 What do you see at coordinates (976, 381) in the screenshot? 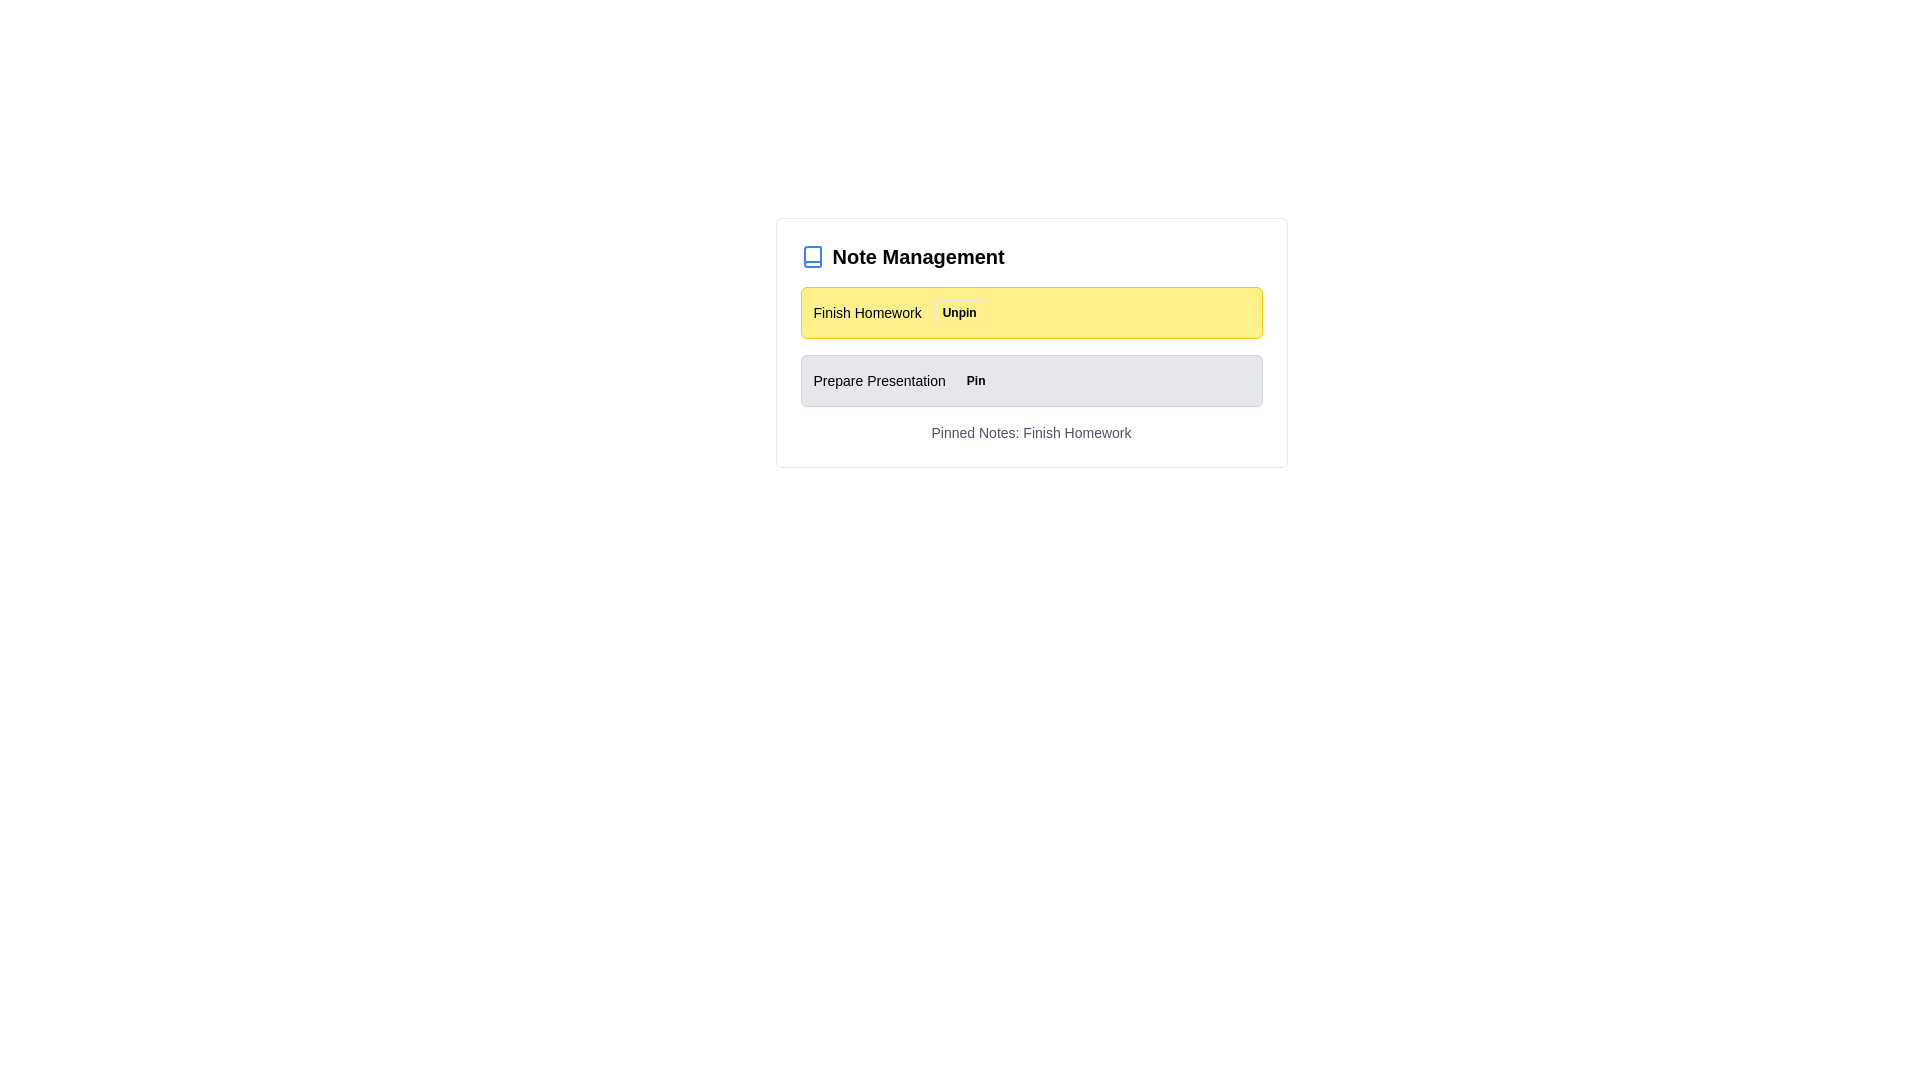
I see `the Pin (Prepare Presentation) button to toggle the pin status of the corresponding note` at bounding box center [976, 381].